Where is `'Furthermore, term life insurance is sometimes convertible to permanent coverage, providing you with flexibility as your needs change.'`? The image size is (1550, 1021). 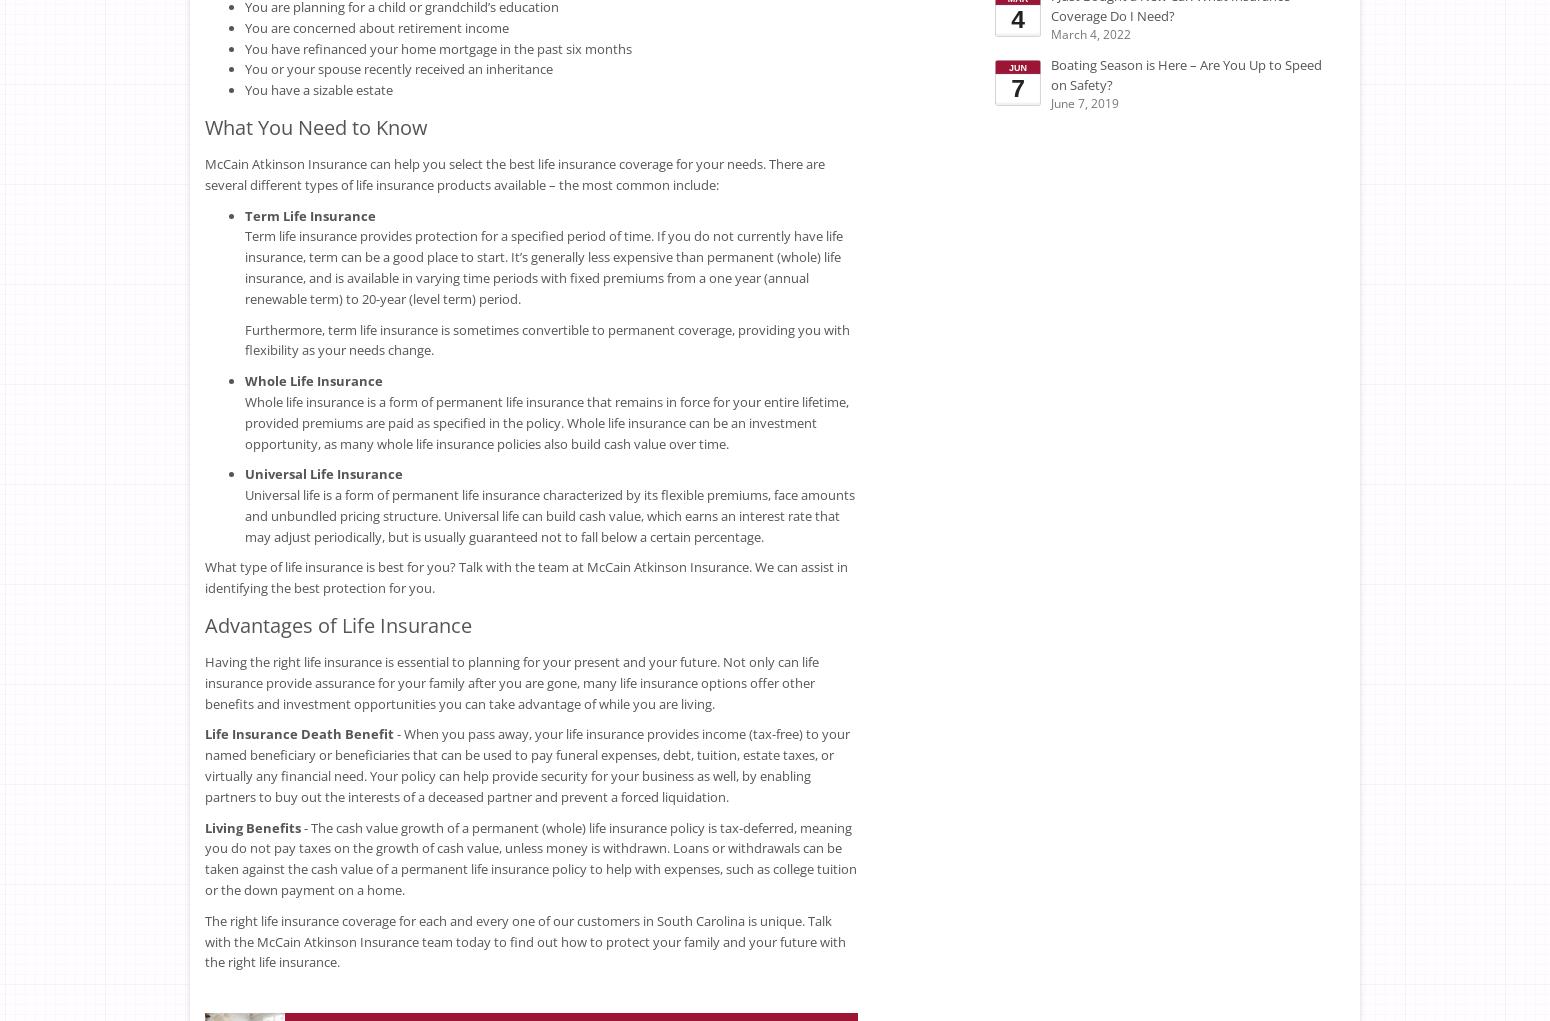
'Furthermore, term life insurance is sometimes convertible to permanent coverage, providing you with flexibility as your needs change.' is located at coordinates (547, 338).